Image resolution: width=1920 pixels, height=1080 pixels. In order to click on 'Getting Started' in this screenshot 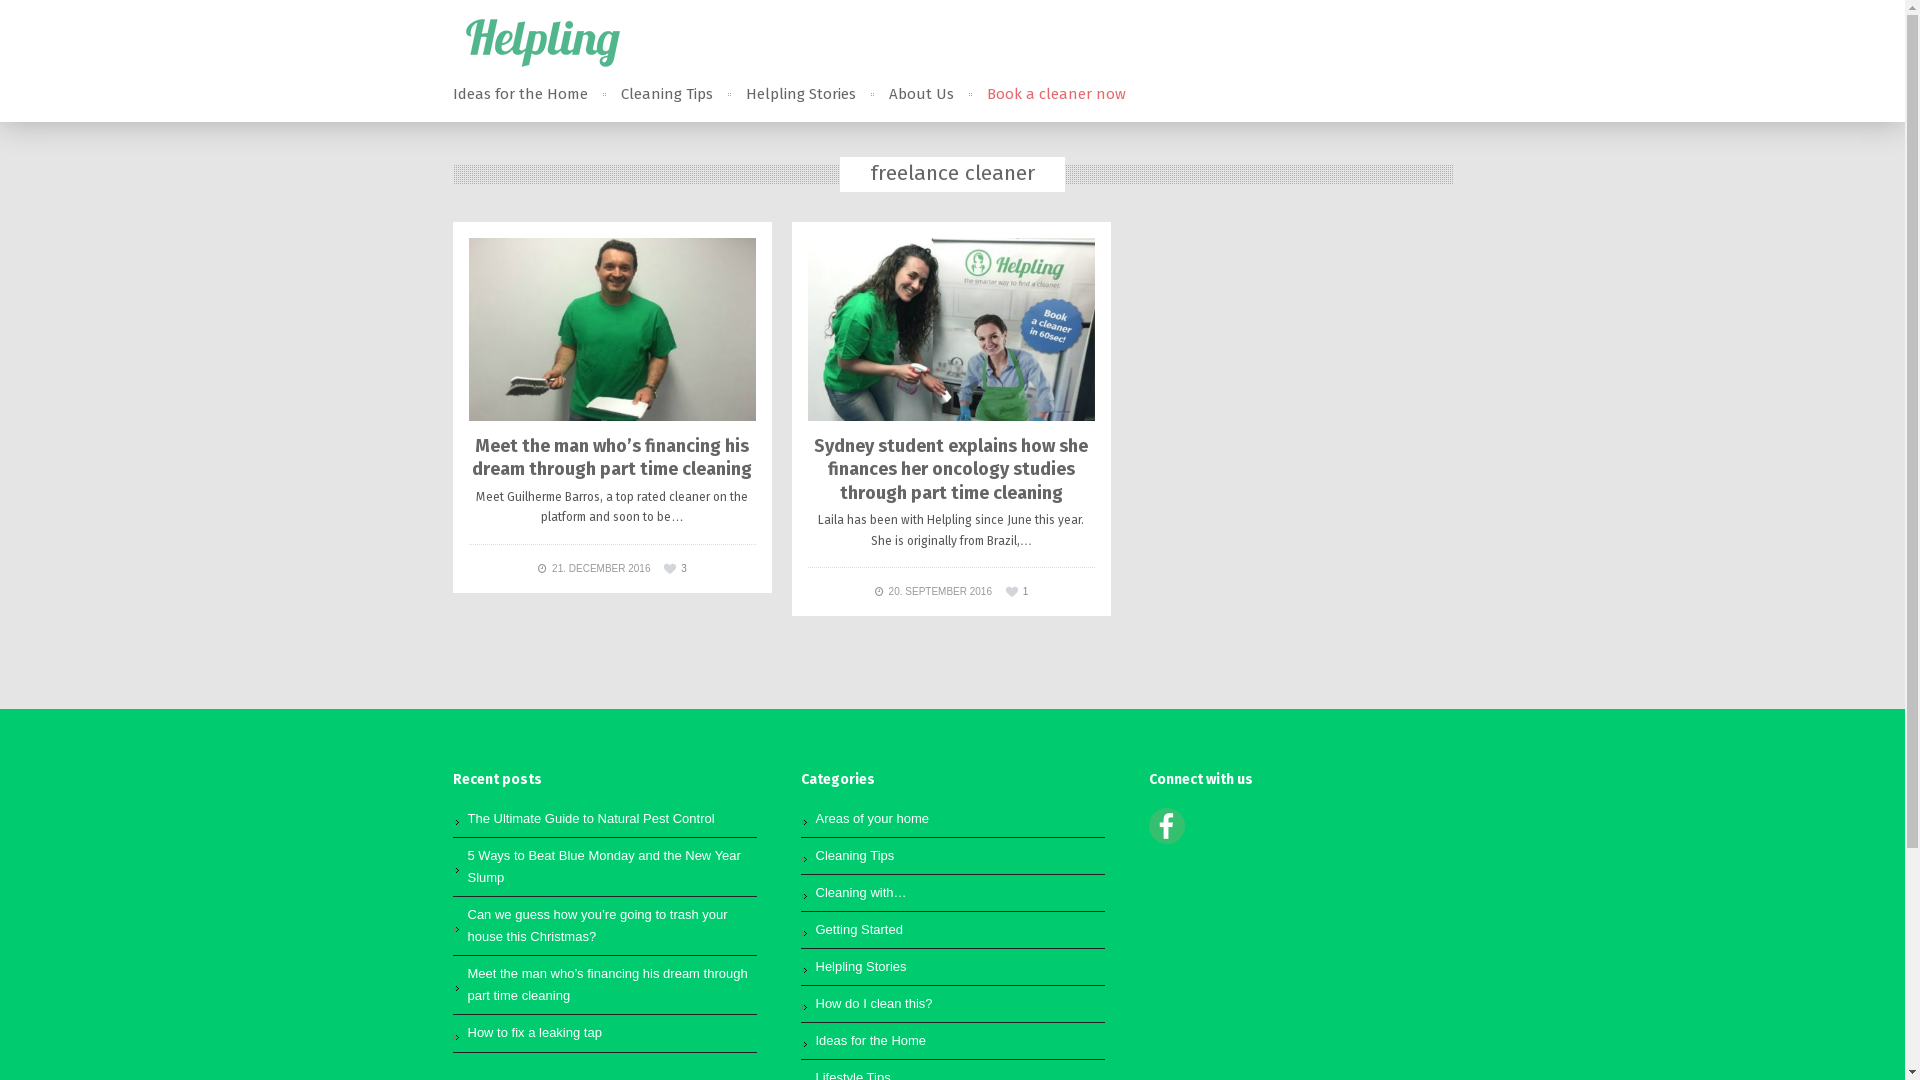, I will do `click(859, 929)`.